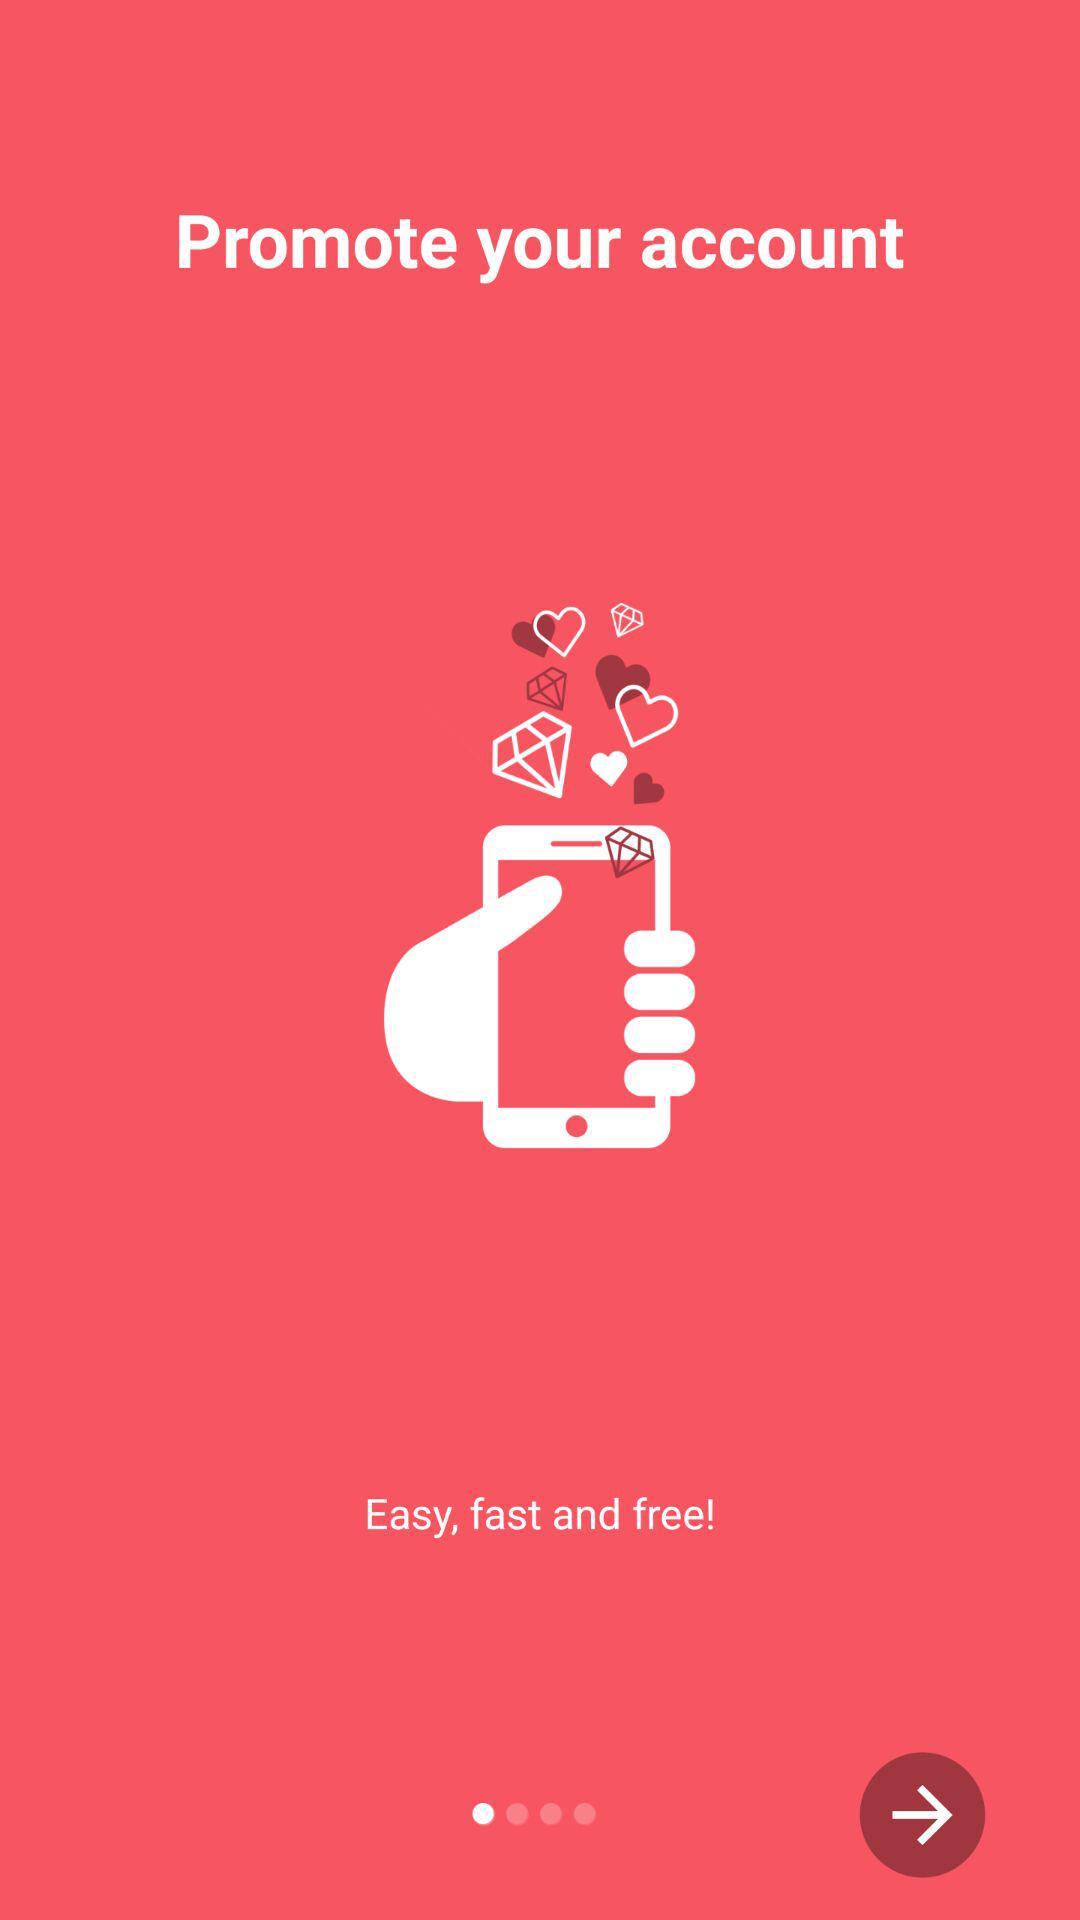 The height and width of the screenshot is (1920, 1080). What do you see at coordinates (922, 1814) in the screenshot?
I see `icon below easy fast and item` at bounding box center [922, 1814].